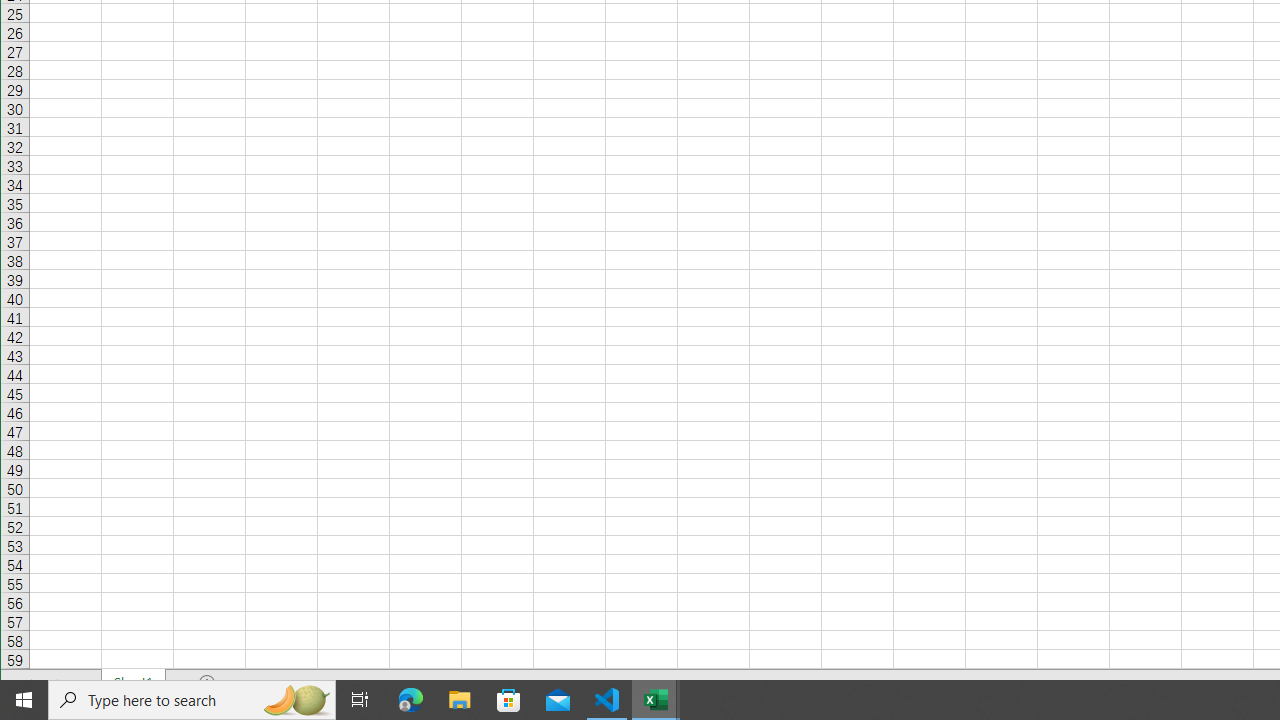 This screenshot has width=1280, height=720. I want to click on 'Sheet1', so click(132, 681).